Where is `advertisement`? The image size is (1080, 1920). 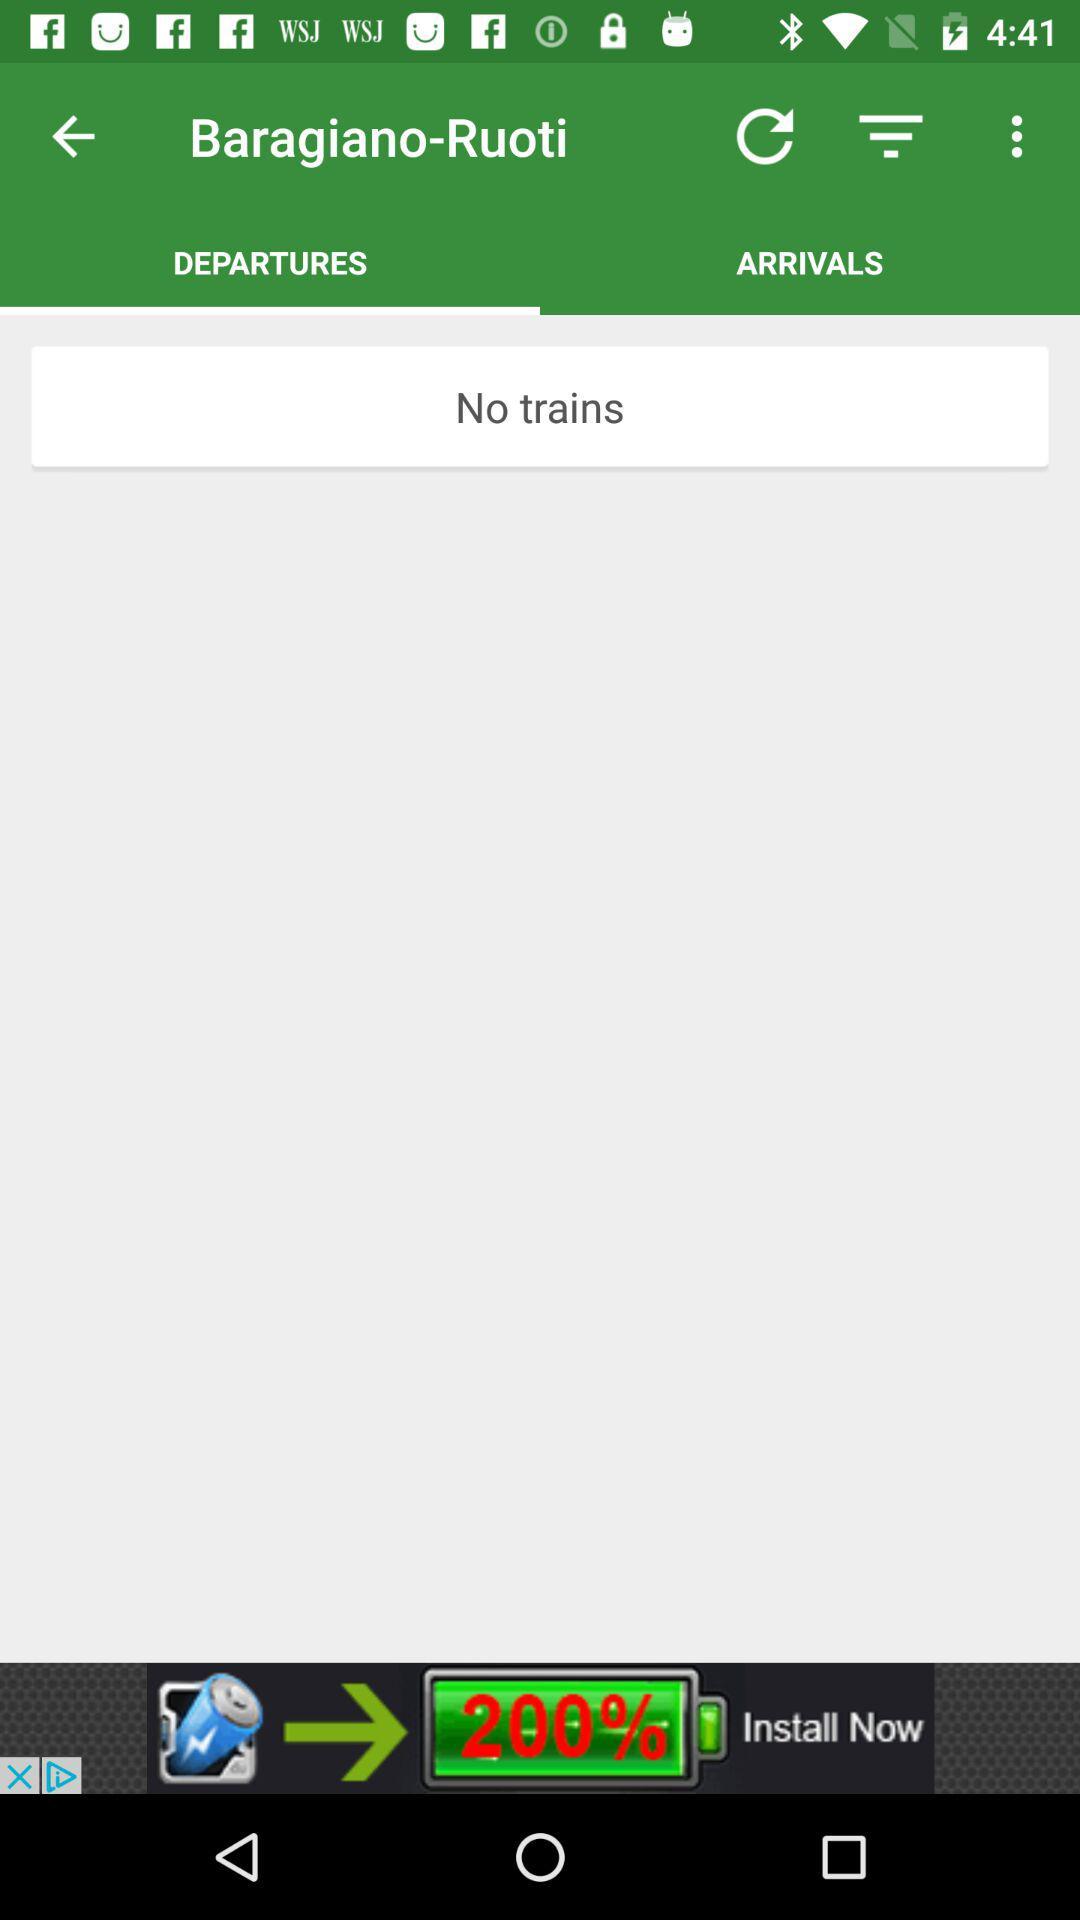 advertisement is located at coordinates (540, 1727).